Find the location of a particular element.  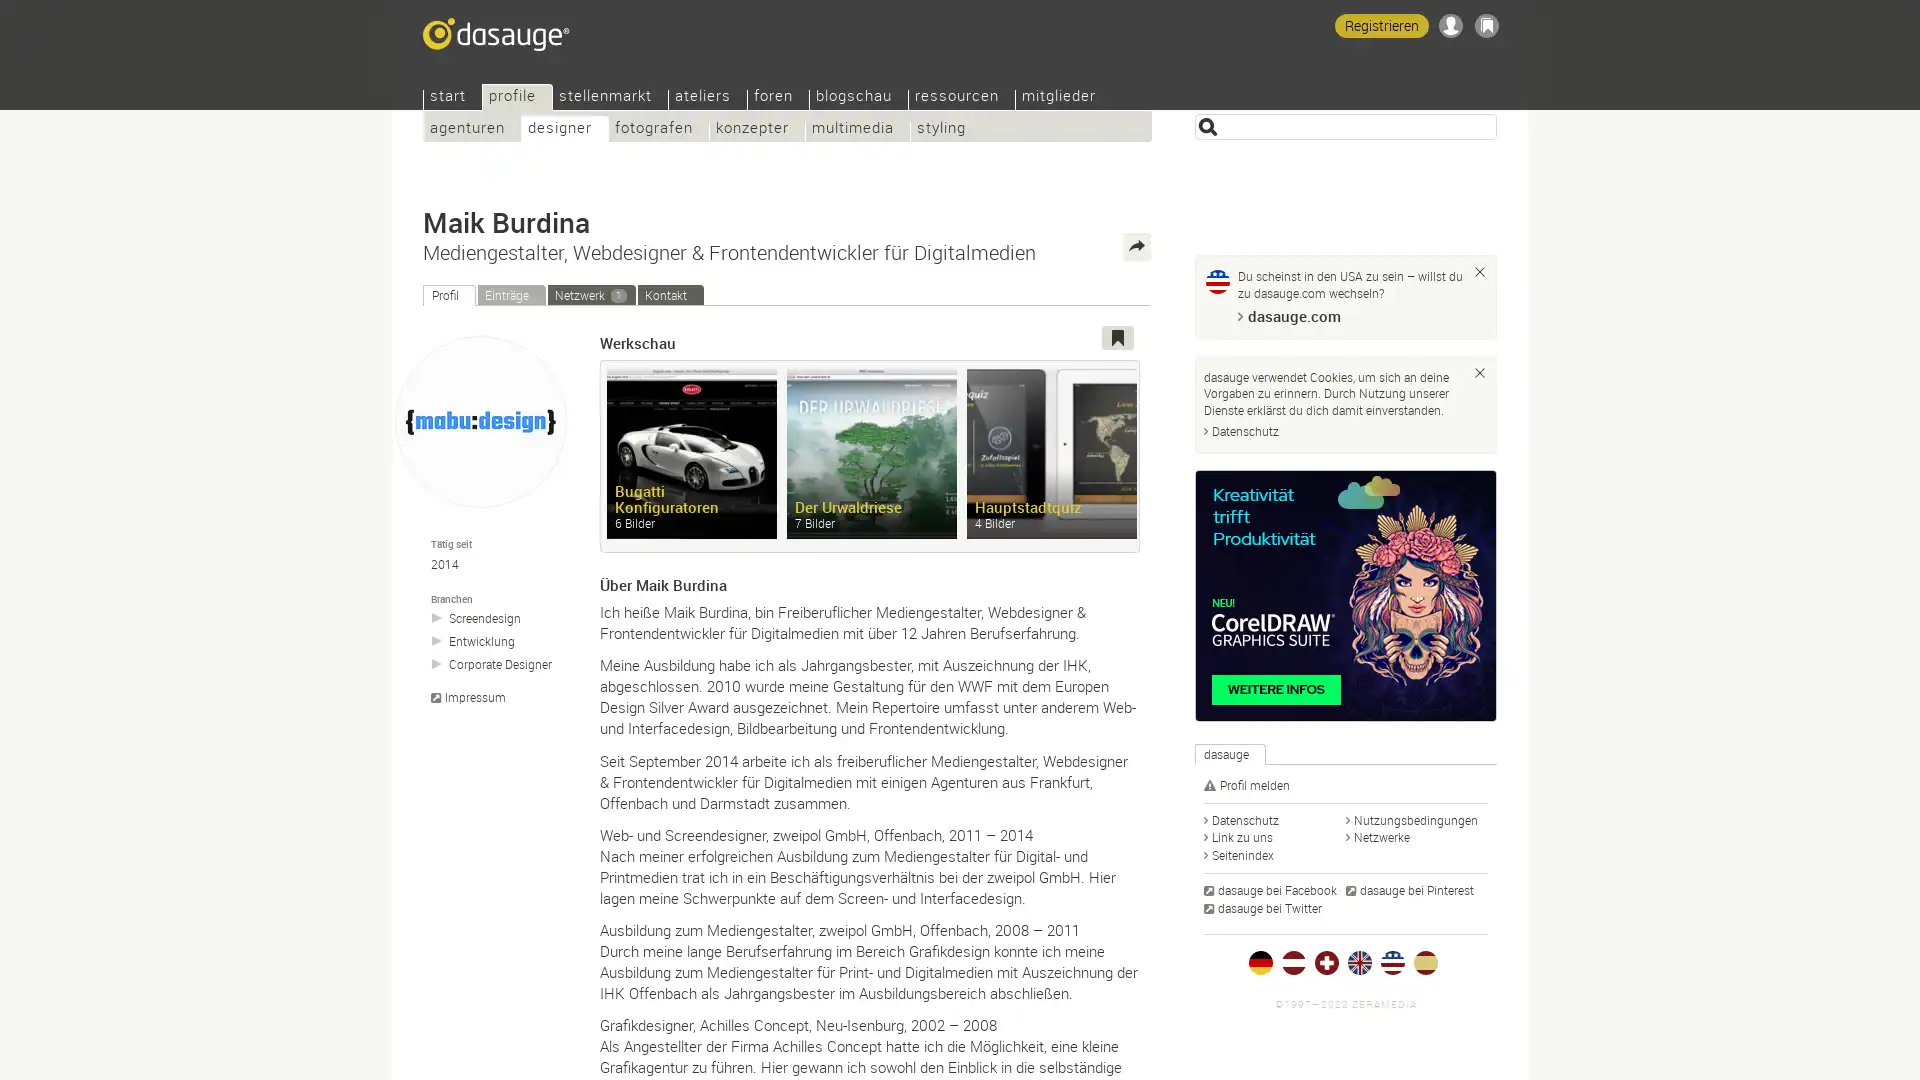

Auf den Merkzettel is located at coordinates (1117, 337).